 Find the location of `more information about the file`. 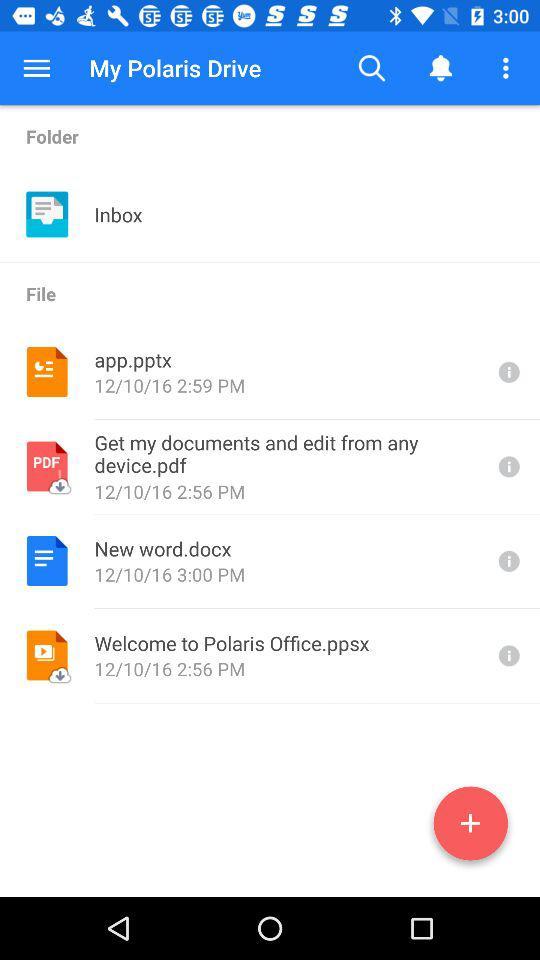

more information about the file is located at coordinates (507, 654).